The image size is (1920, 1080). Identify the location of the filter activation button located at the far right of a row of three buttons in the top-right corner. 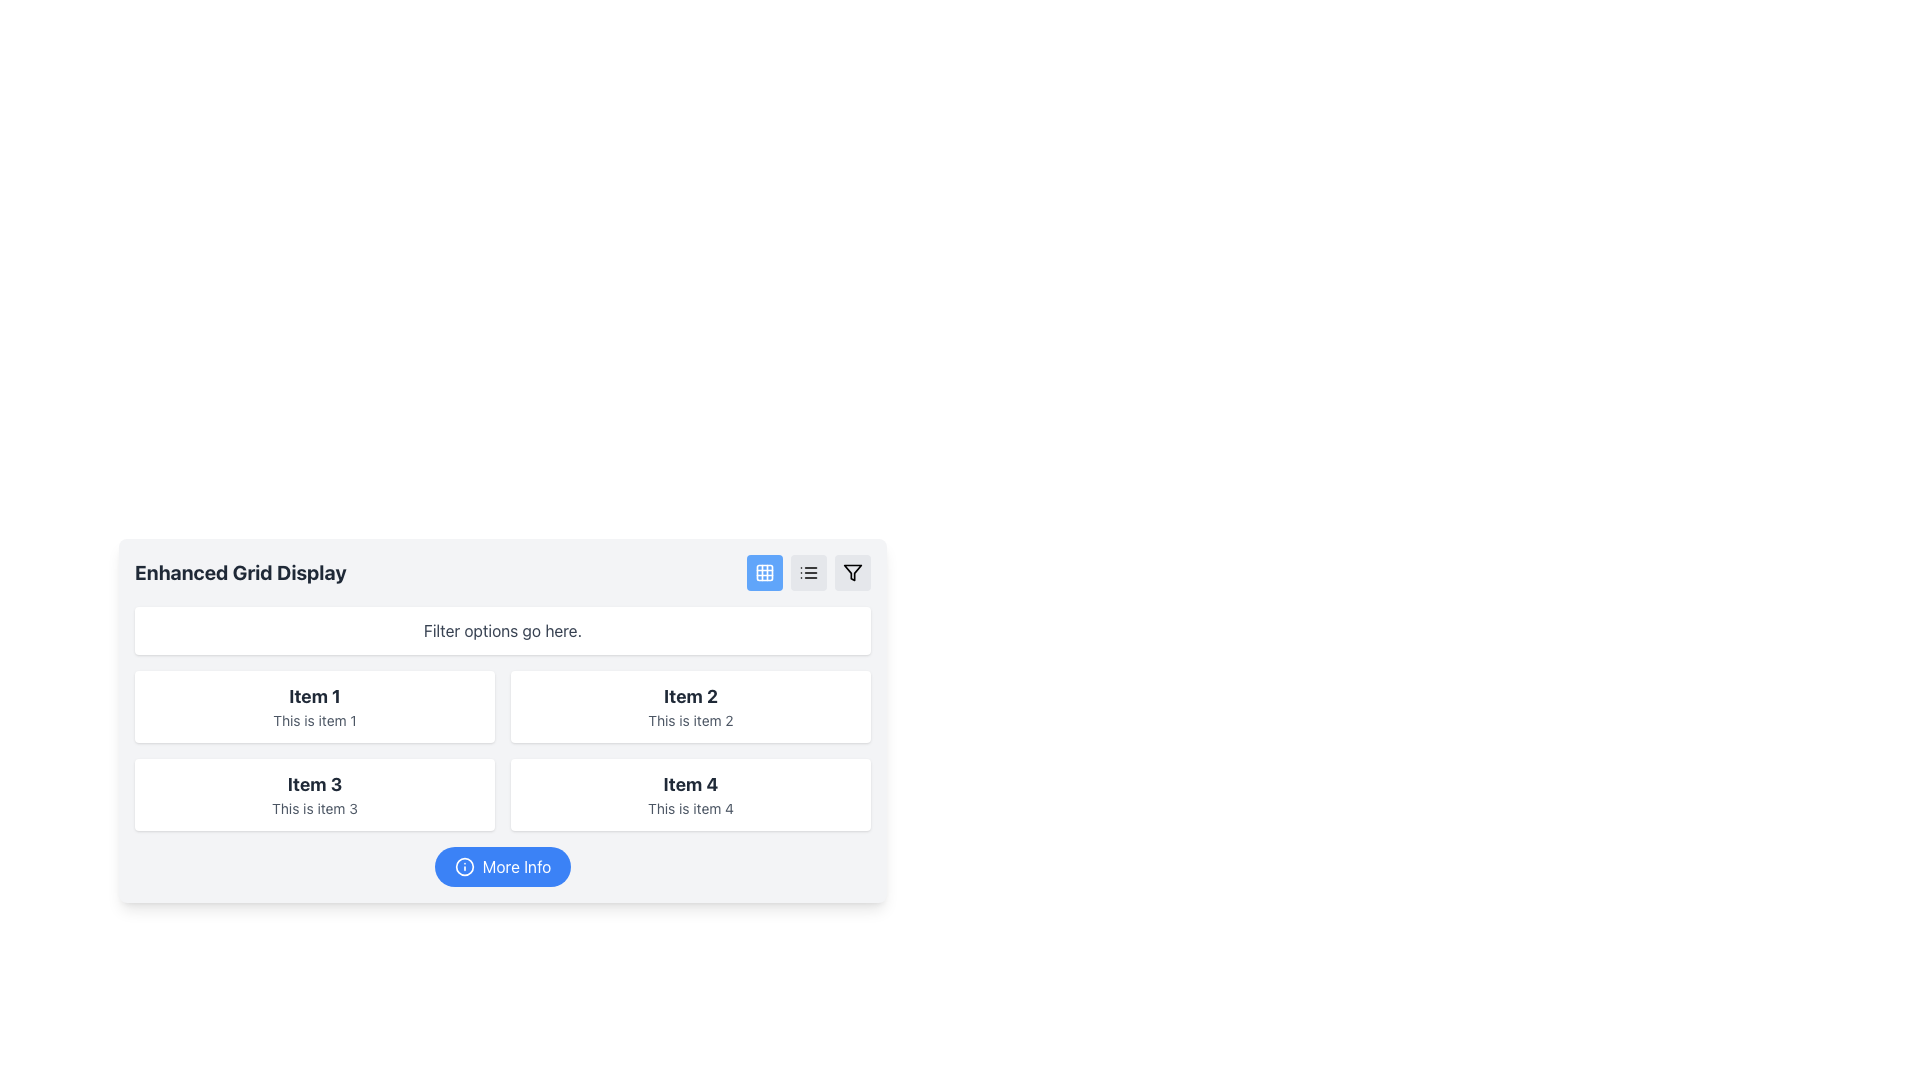
(853, 573).